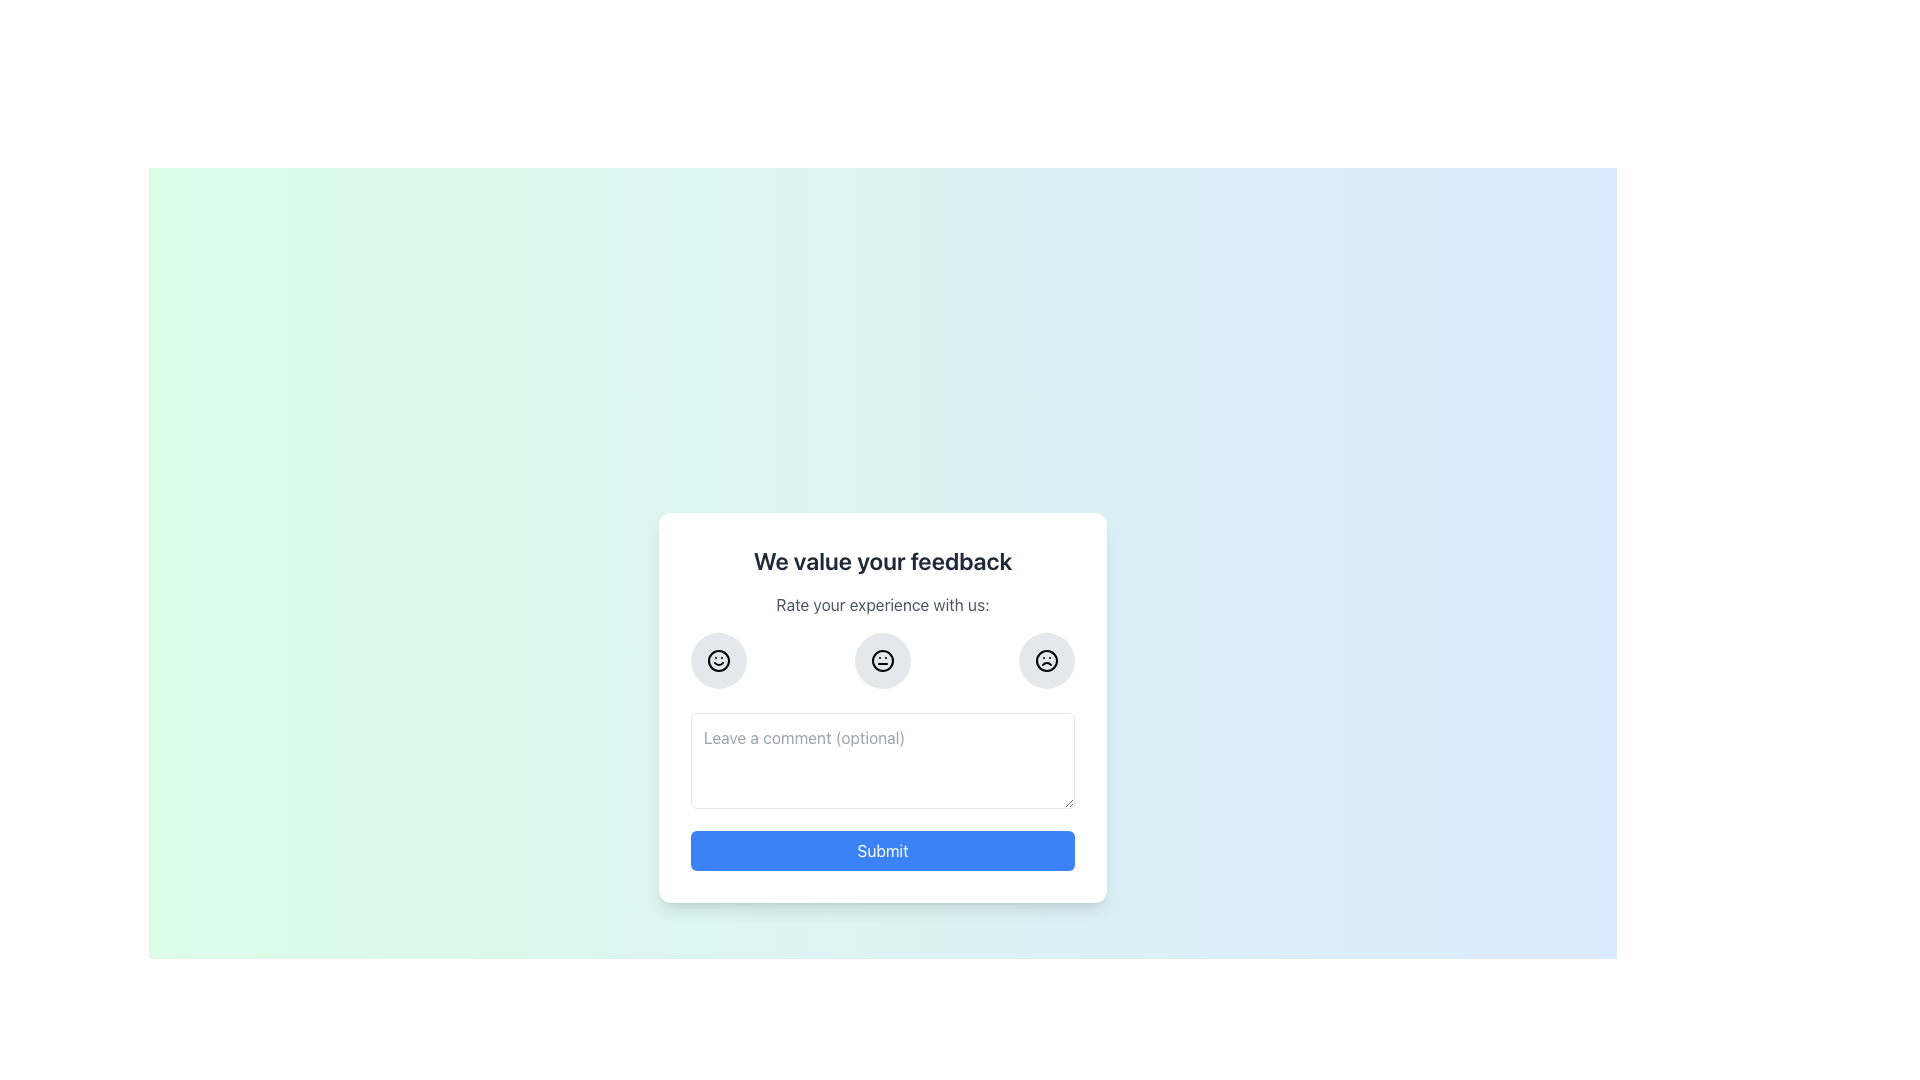 Image resolution: width=1920 pixels, height=1080 pixels. I want to click on the circular icon button for feedback selection, which features a minimalist face illustration with straight lines for the mouth and dots for the eyes, located centrally in the feedback rating section, so click(882, 660).